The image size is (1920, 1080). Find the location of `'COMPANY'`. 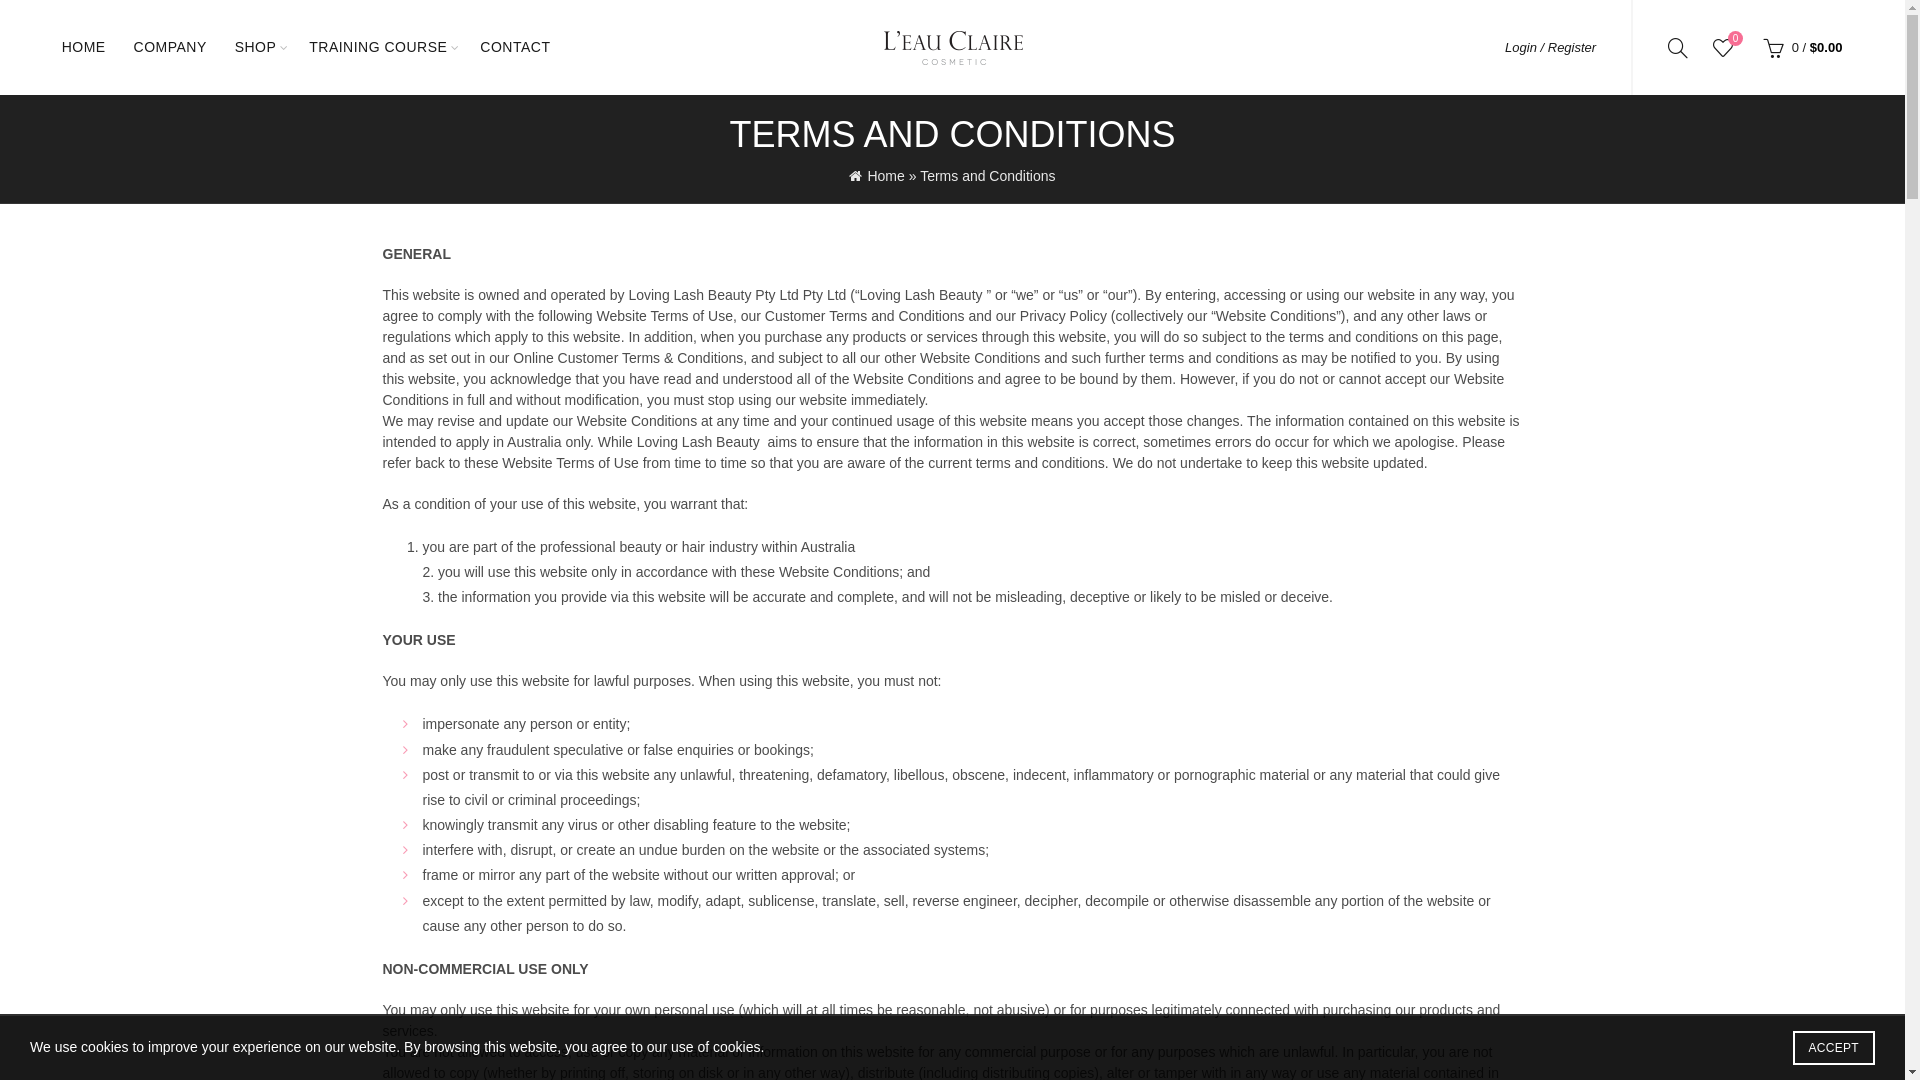

'COMPANY' is located at coordinates (170, 46).